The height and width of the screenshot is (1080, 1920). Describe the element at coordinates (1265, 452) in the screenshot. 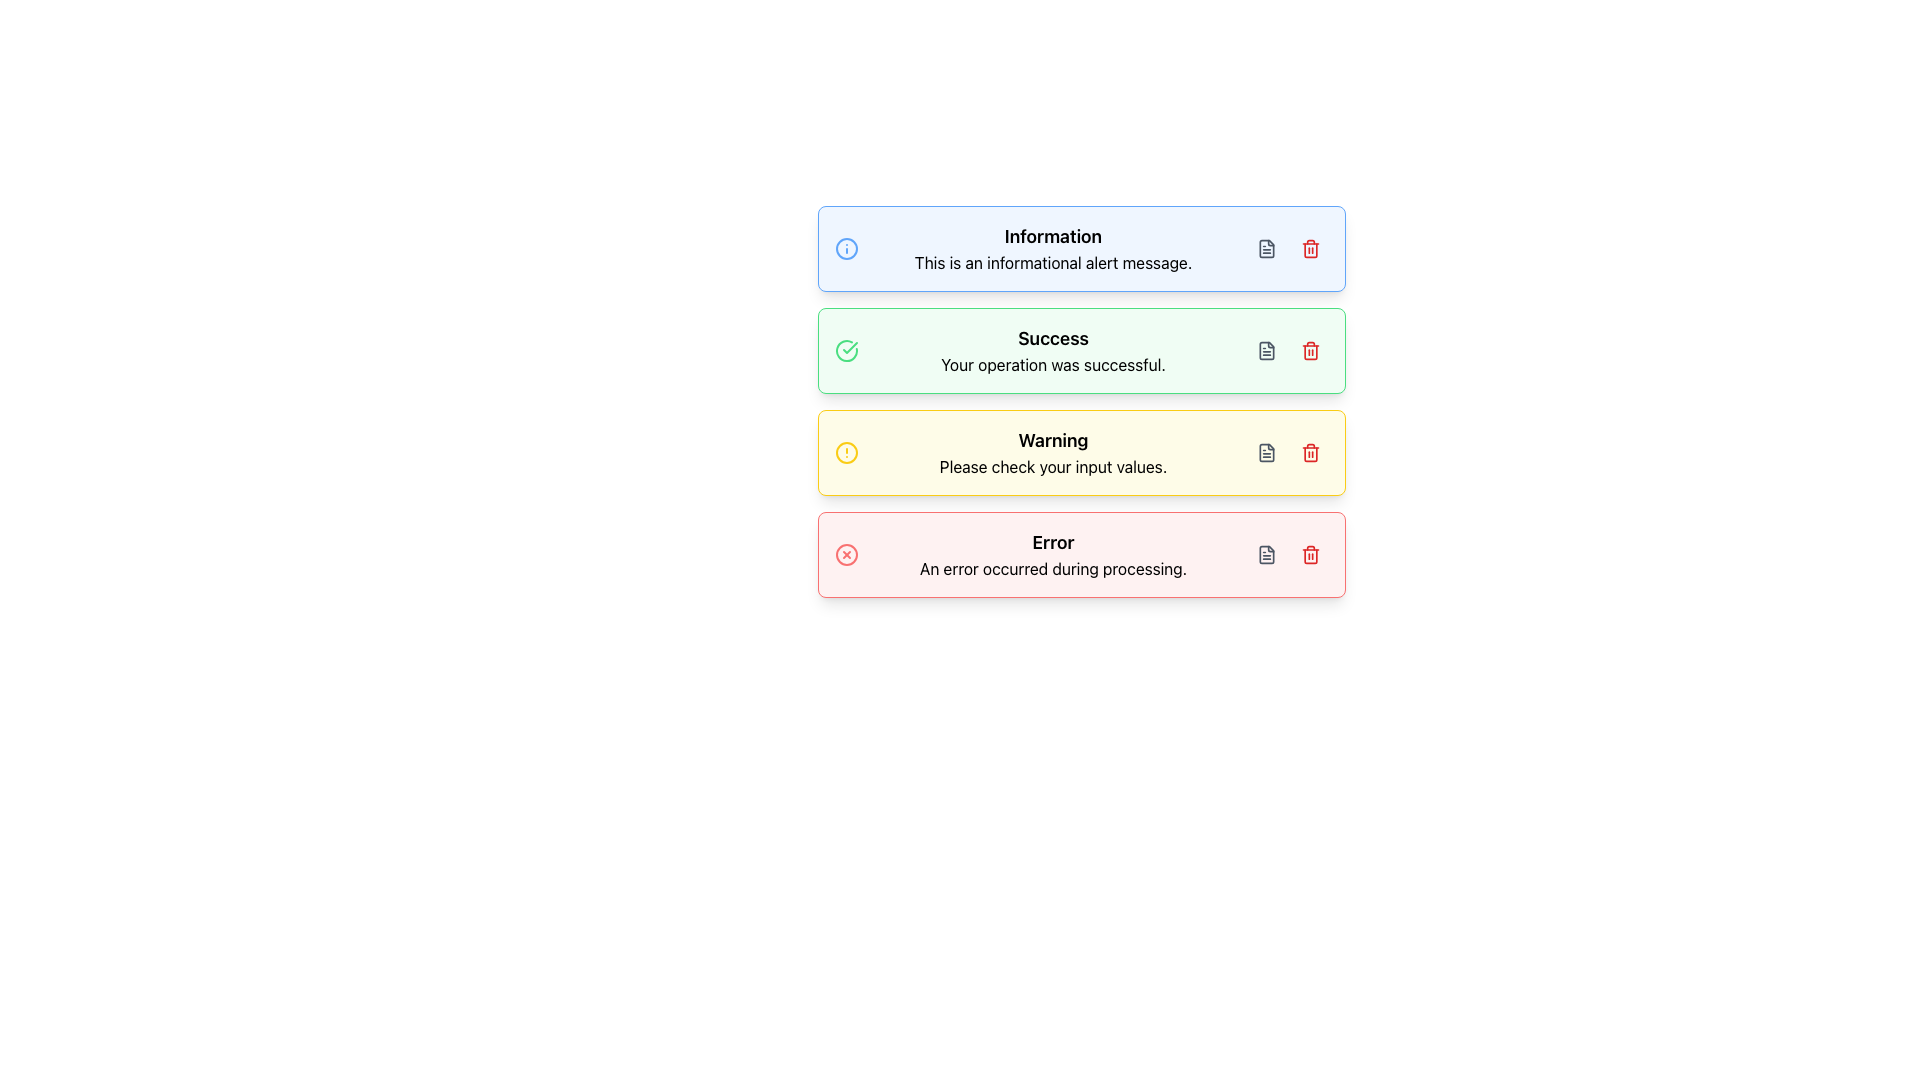

I see `the document icon located to the right of the 'Warning' alert box's text` at that location.